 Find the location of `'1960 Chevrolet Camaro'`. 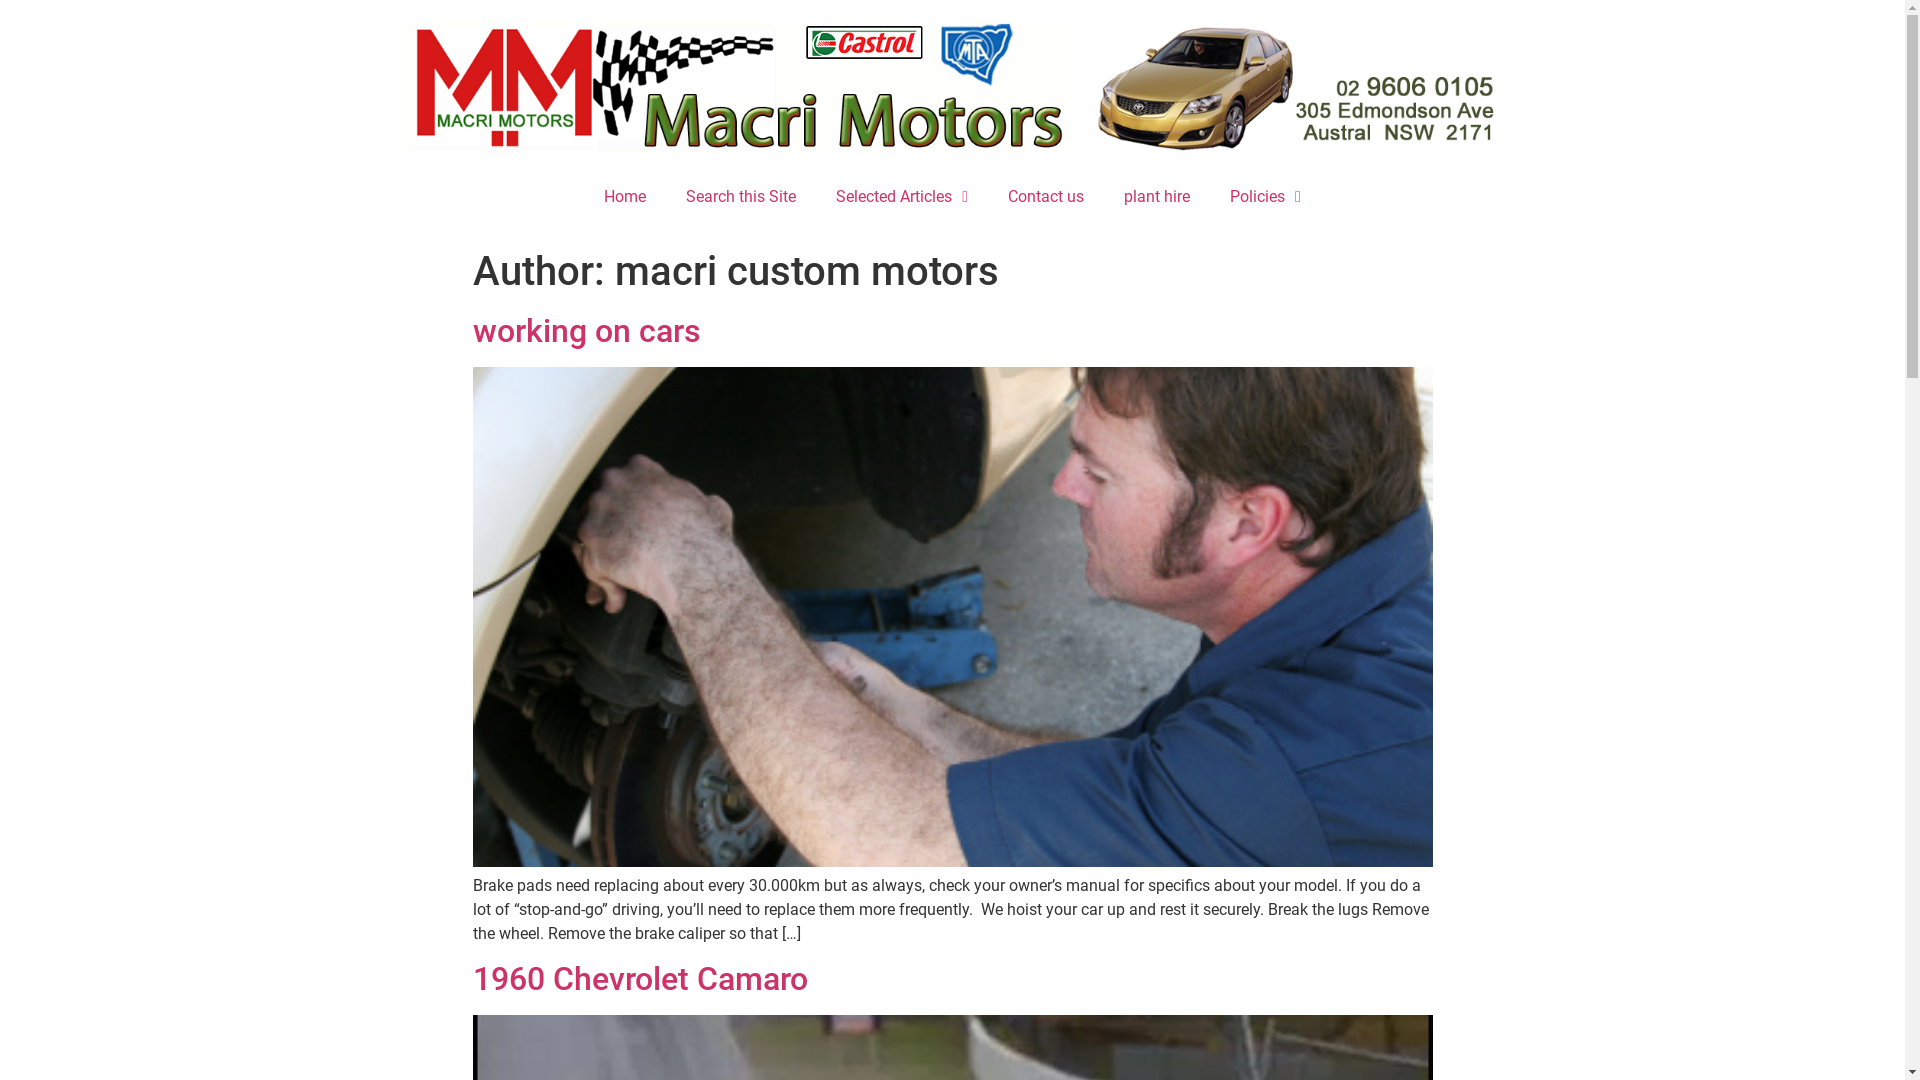

'1960 Chevrolet Camaro' is located at coordinates (638, 978).